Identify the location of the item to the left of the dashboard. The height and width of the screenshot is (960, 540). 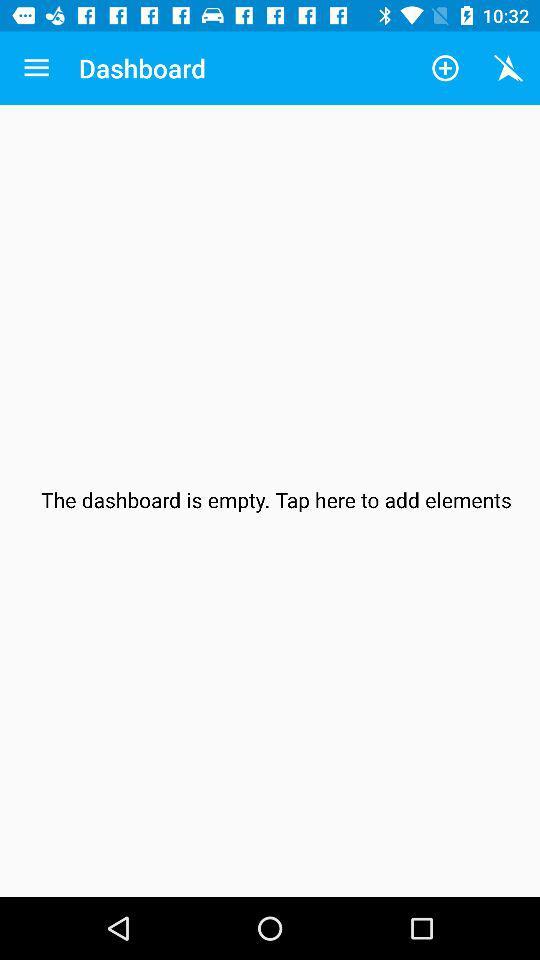
(36, 68).